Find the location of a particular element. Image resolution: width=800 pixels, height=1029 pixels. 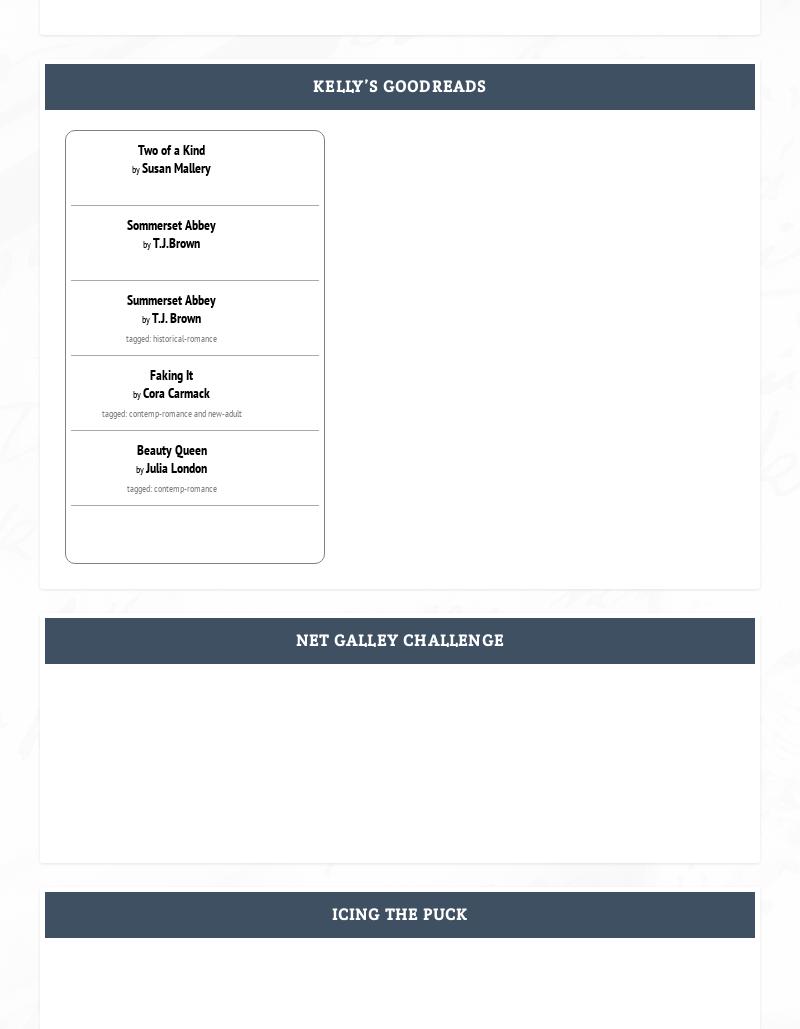

'Sommerset Abbey' is located at coordinates (126, 224).